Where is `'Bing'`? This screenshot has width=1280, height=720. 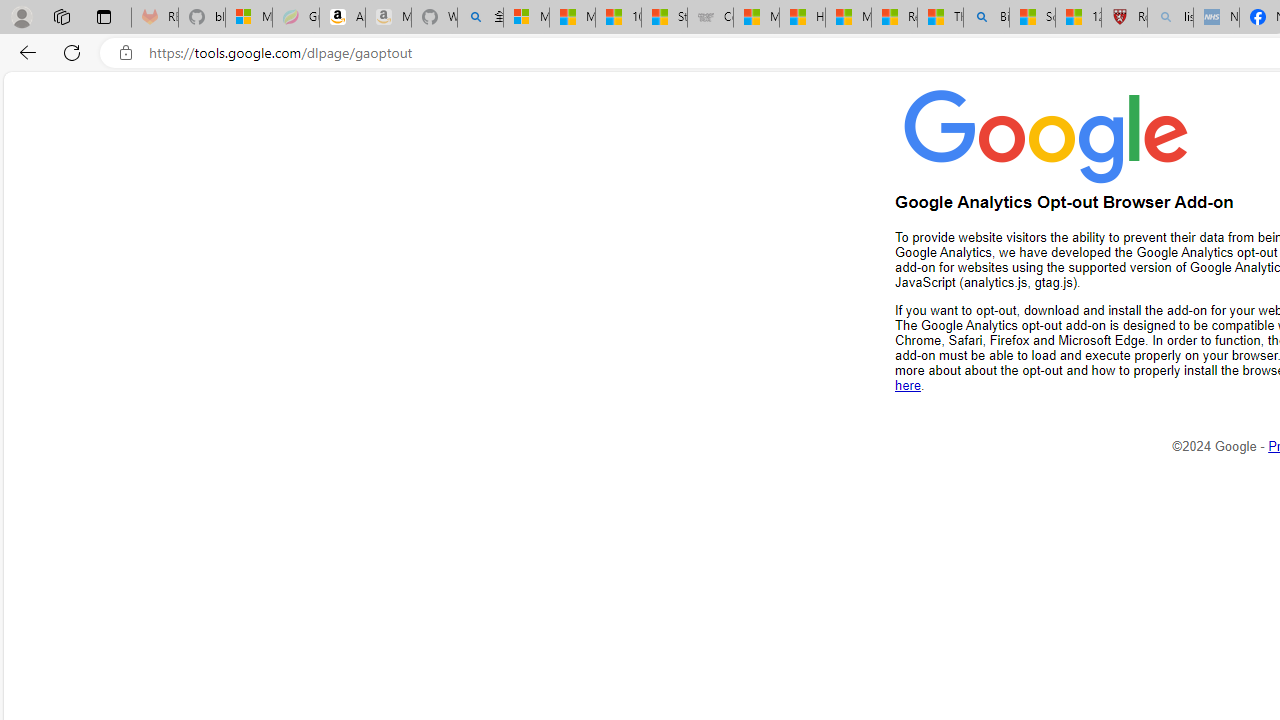
'Bing' is located at coordinates (986, 17).